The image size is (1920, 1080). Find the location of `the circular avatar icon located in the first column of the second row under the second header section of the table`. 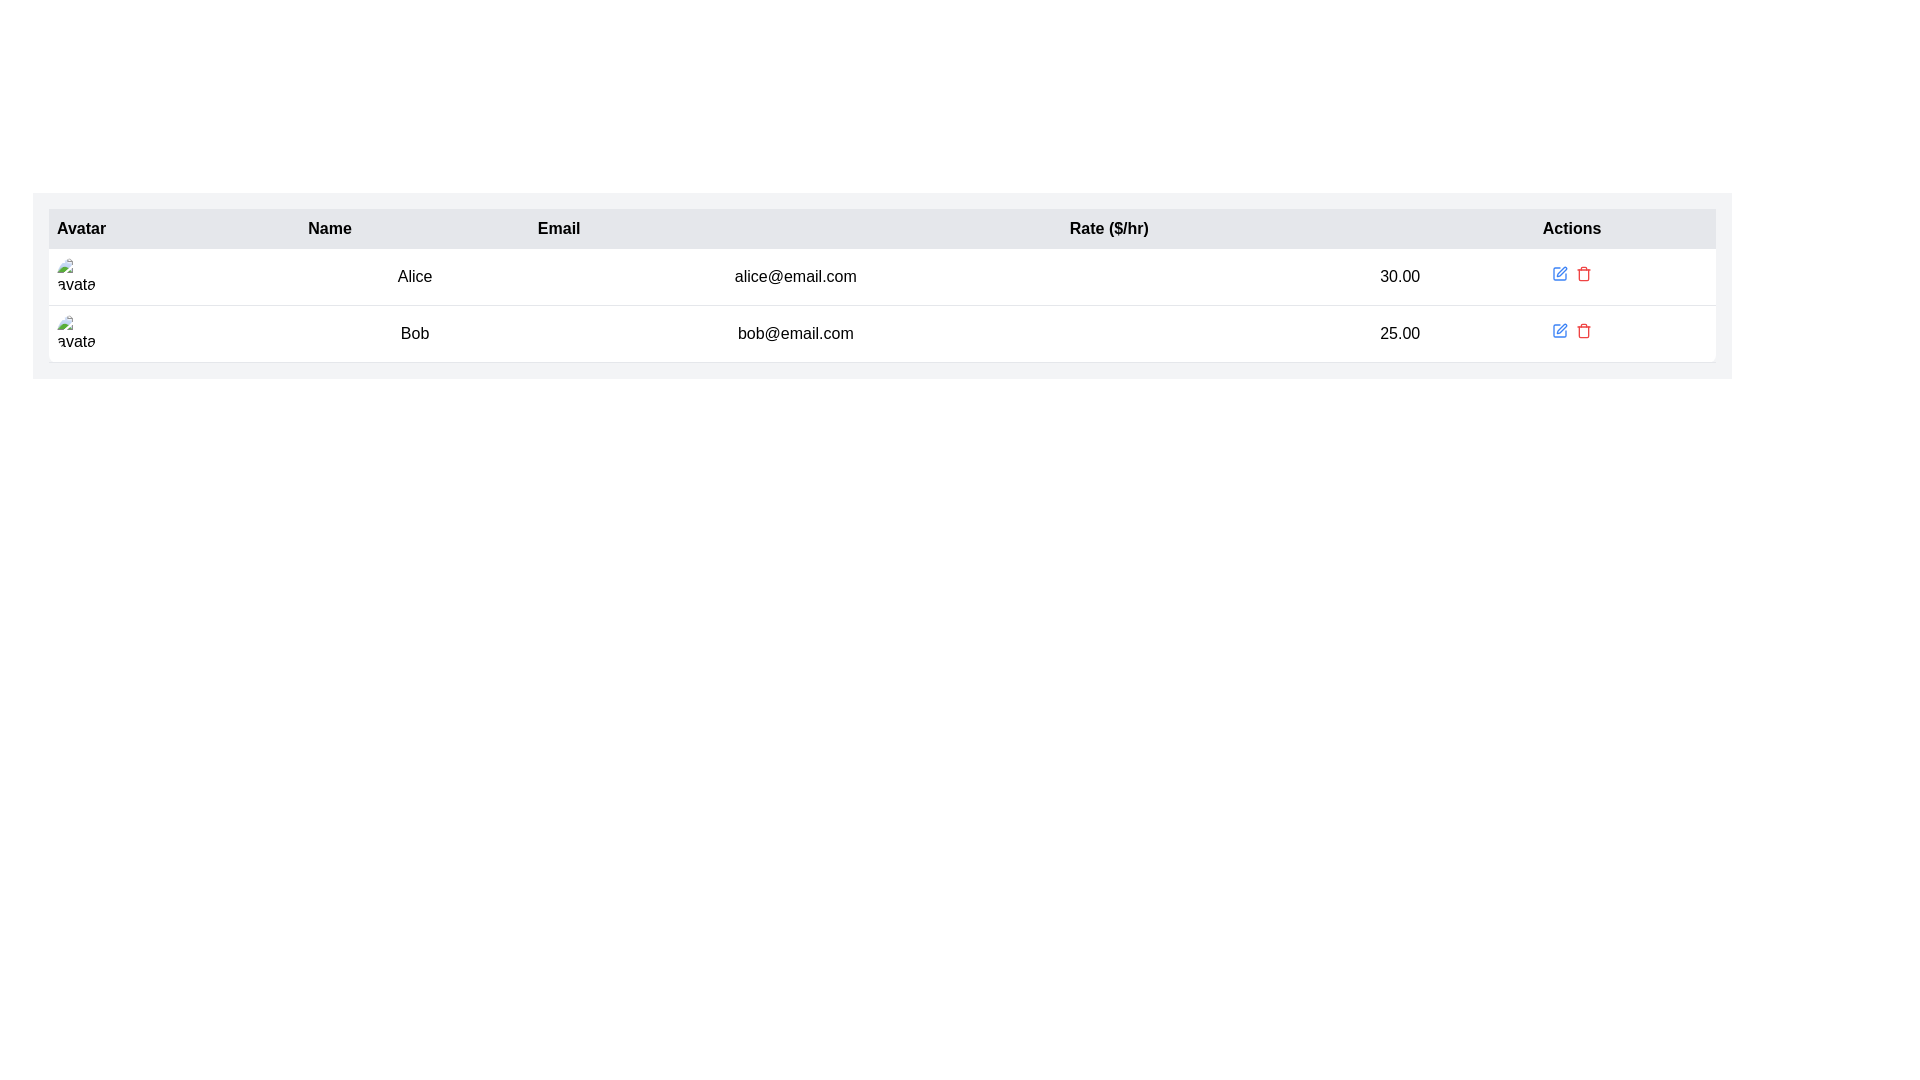

the circular avatar icon located in the first column of the second row under the second header section of the table is located at coordinates (76, 333).